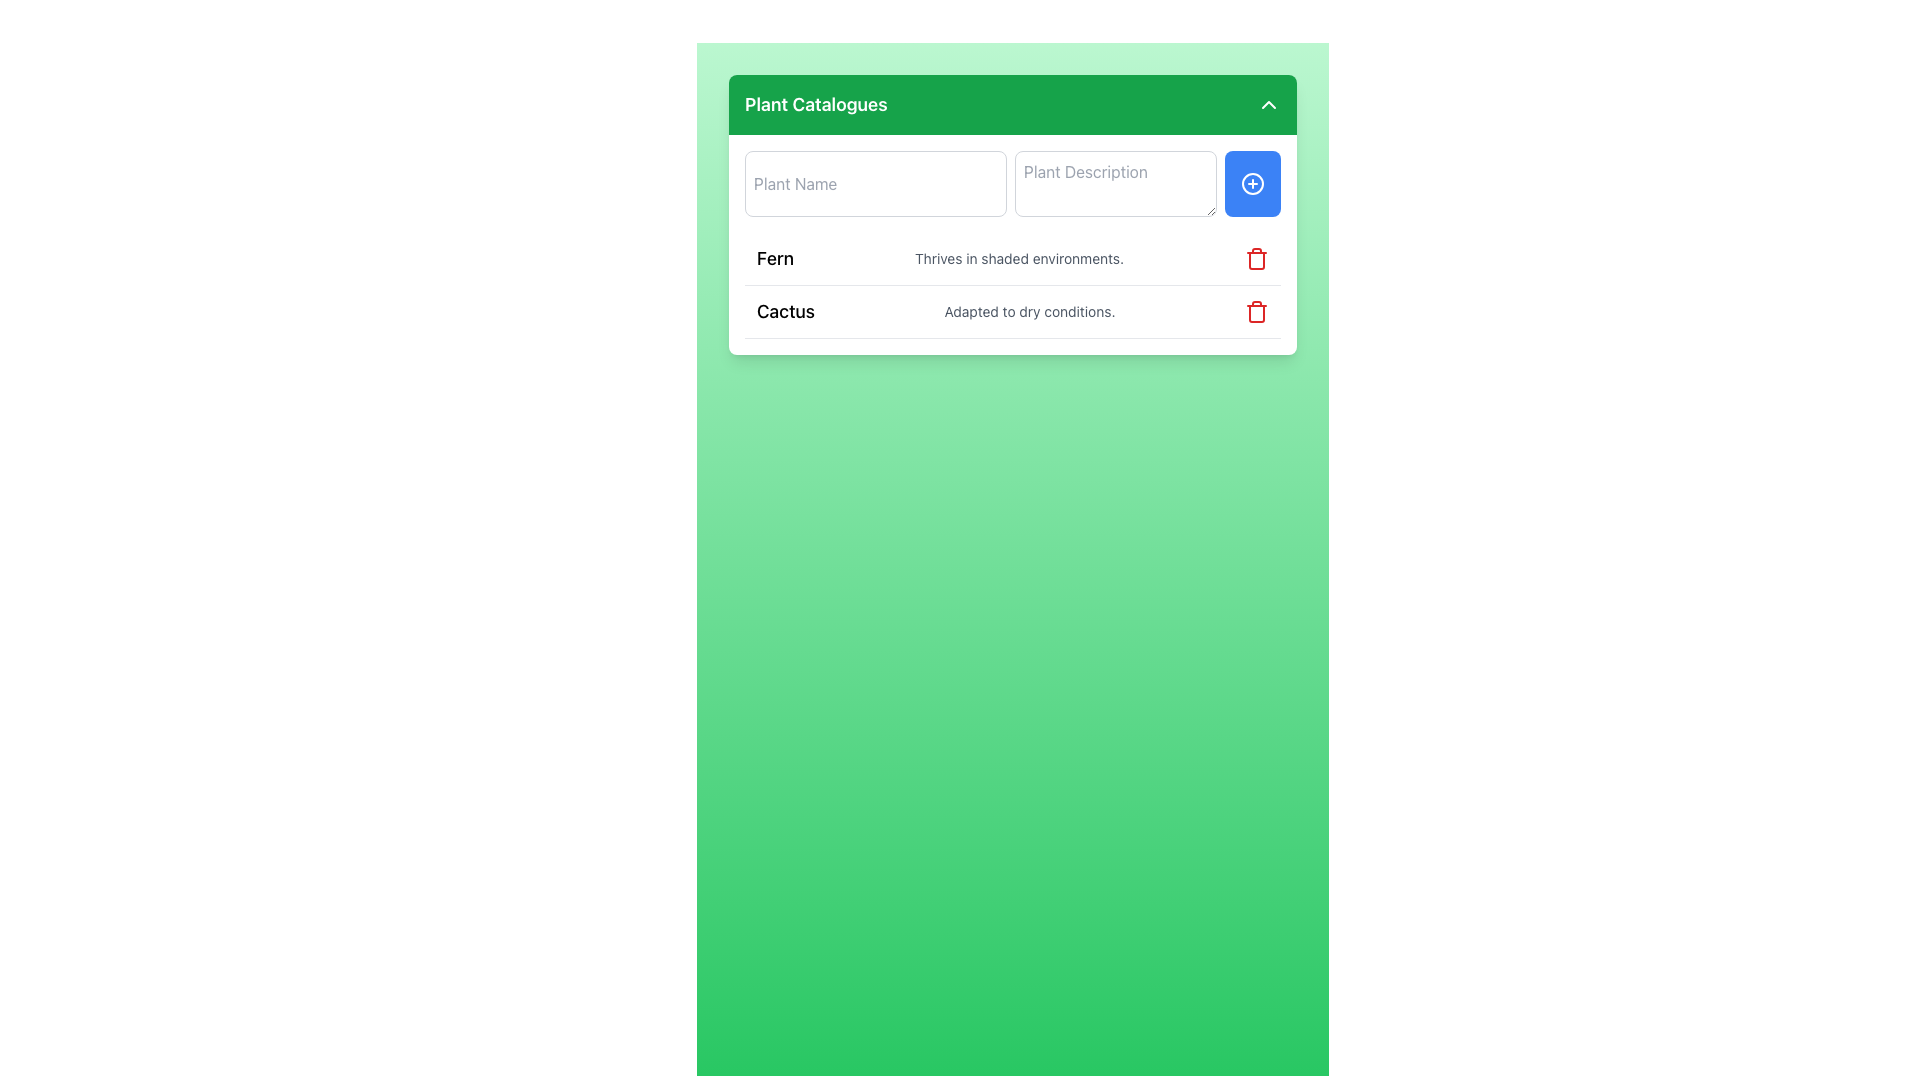  I want to click on the text phrase 'Adapted to dry conditions.' which is styled in a smaller gray font and positioned to the right of the title 'Cactus', so click(1030, 312).